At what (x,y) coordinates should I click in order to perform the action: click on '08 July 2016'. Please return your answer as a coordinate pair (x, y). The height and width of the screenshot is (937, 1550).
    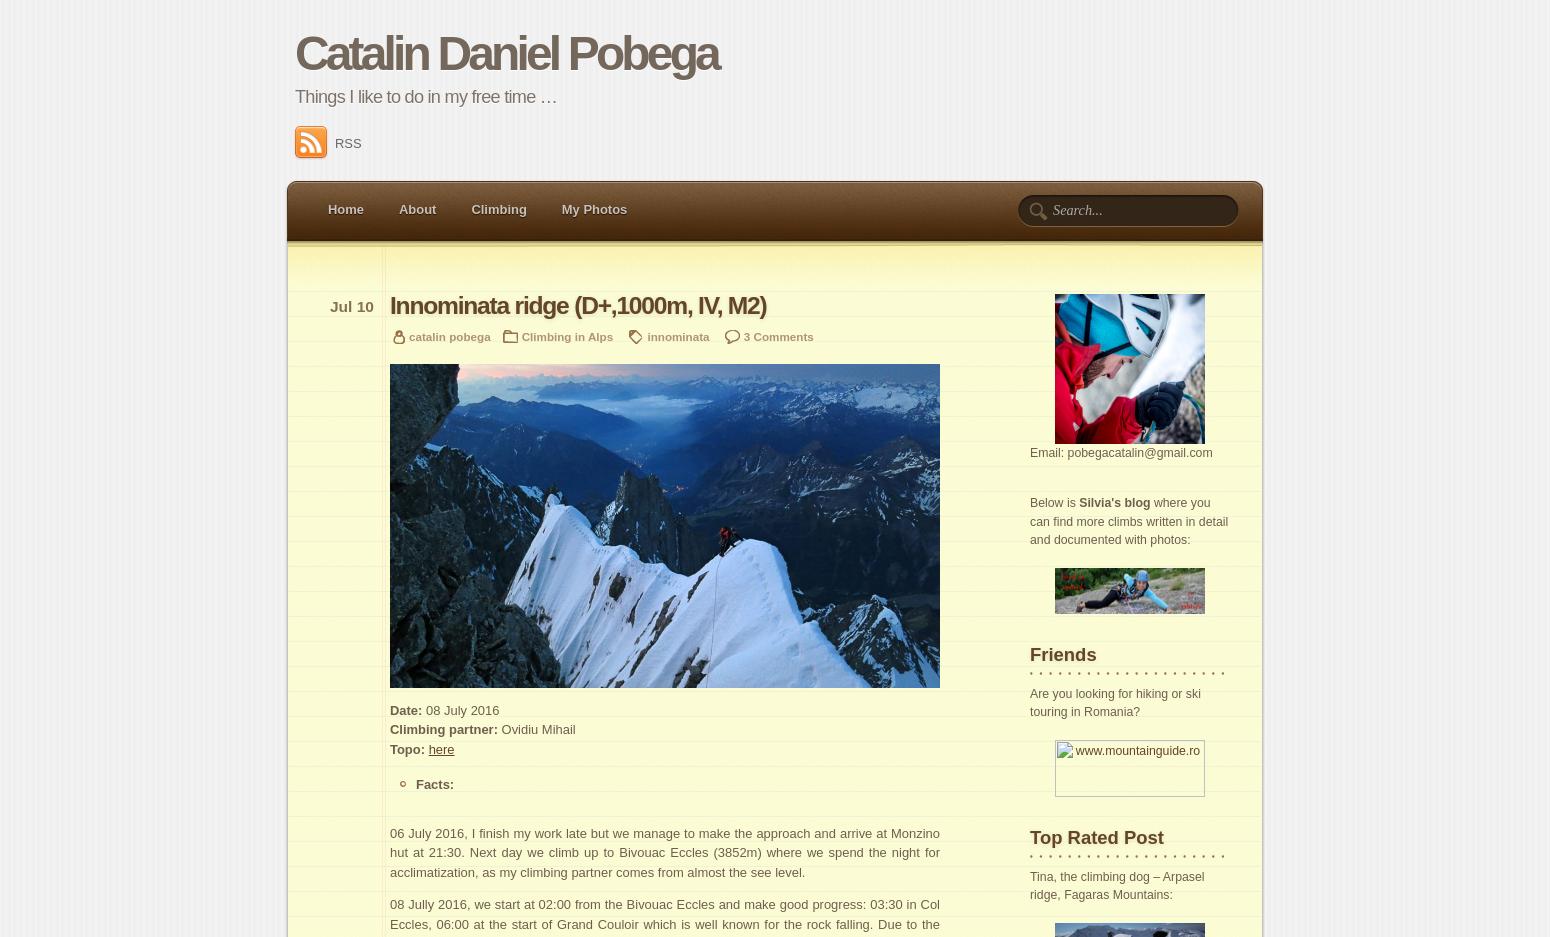
    Looking at the image, I should click on (460, 709).